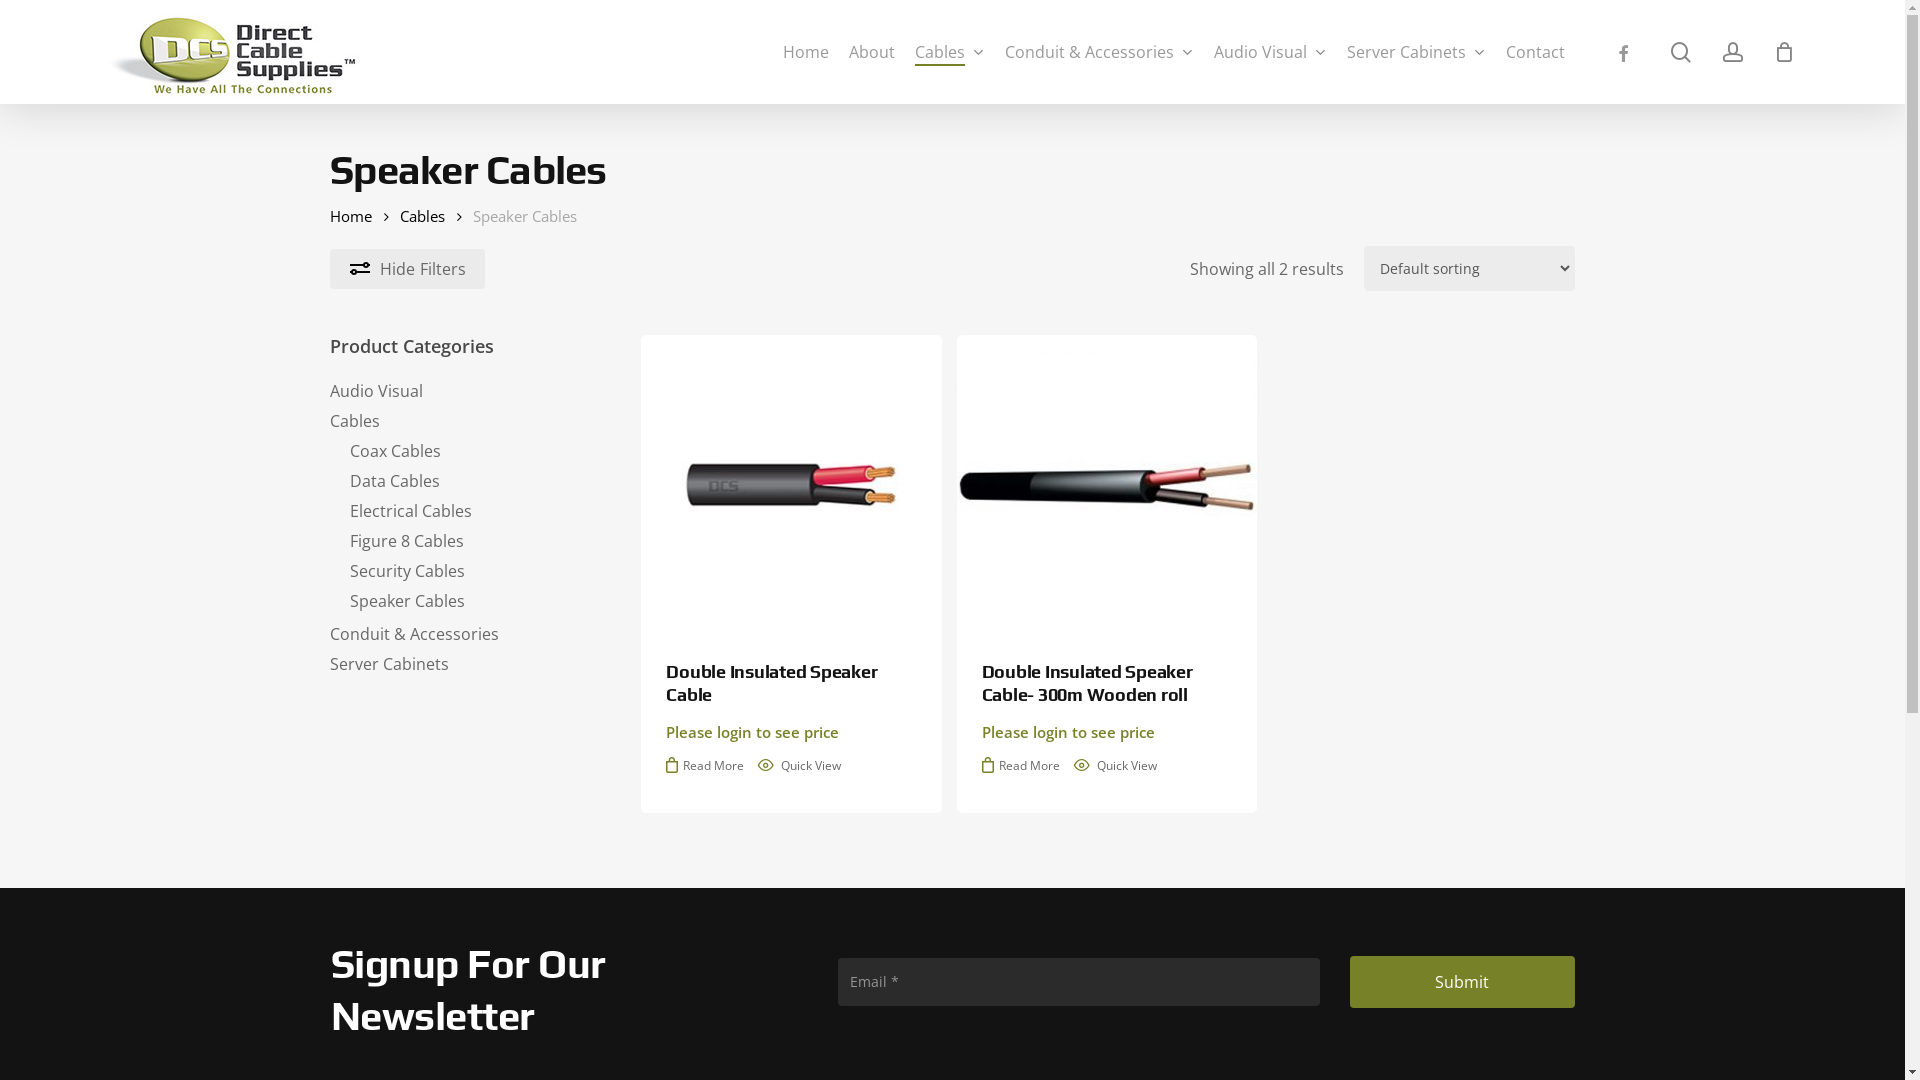  I want to click on 'Double Insulated Speaker Cable- 300m Wooden roll', so click(1106, 682).